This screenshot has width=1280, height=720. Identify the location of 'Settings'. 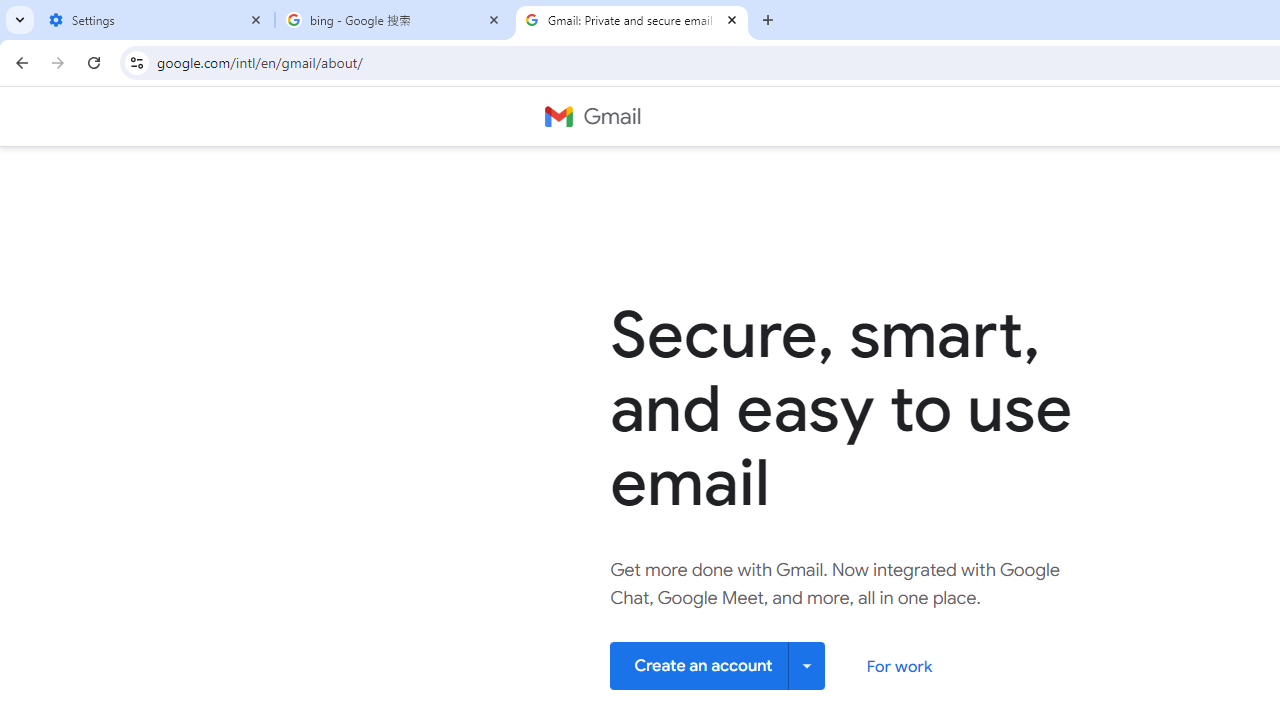
(155, 20).